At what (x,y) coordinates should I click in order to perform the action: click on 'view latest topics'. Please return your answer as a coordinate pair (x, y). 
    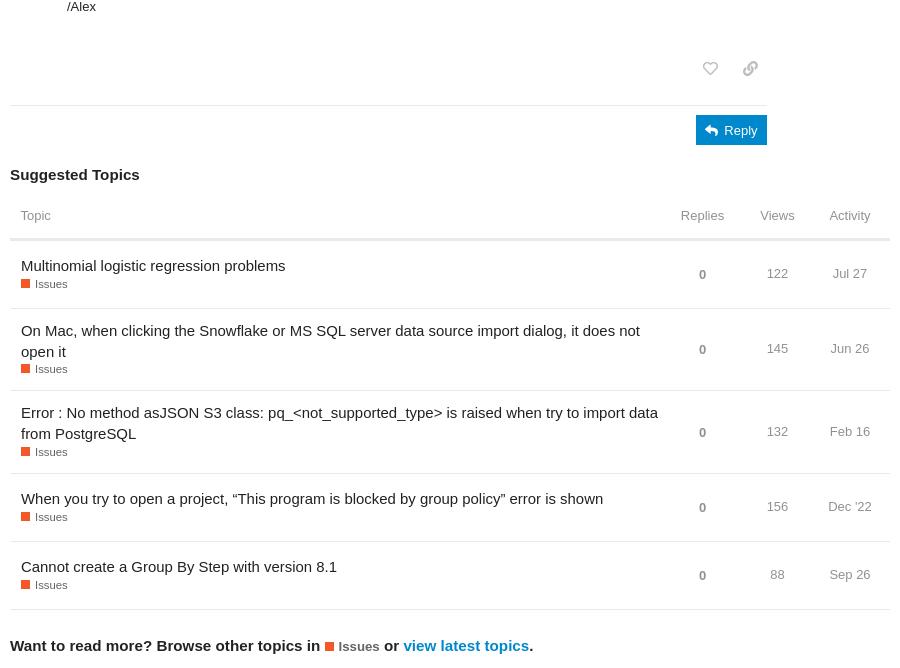
    Looking at the image, I should click on (465, 643).